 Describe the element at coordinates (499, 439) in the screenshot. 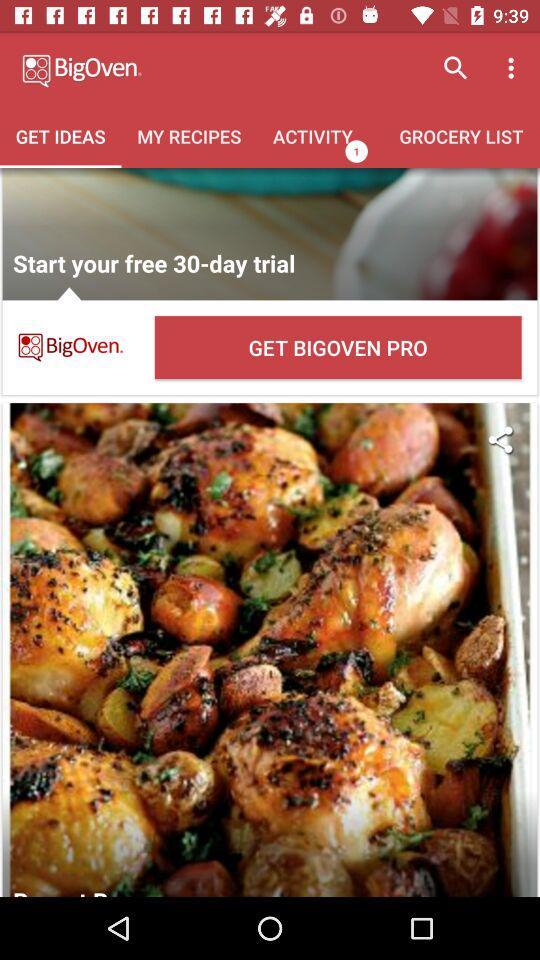

I see `share` at that location.